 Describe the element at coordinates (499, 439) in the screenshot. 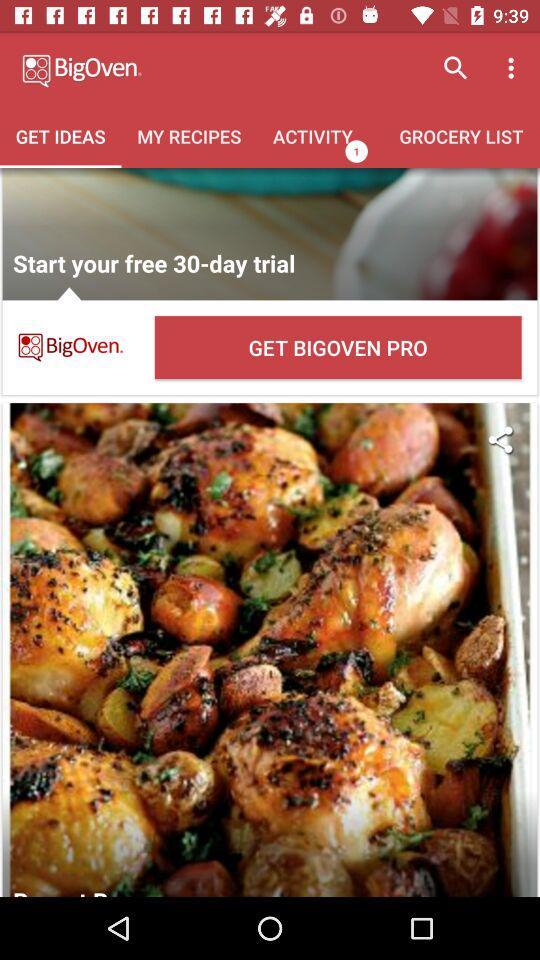

I see `share` at that location.